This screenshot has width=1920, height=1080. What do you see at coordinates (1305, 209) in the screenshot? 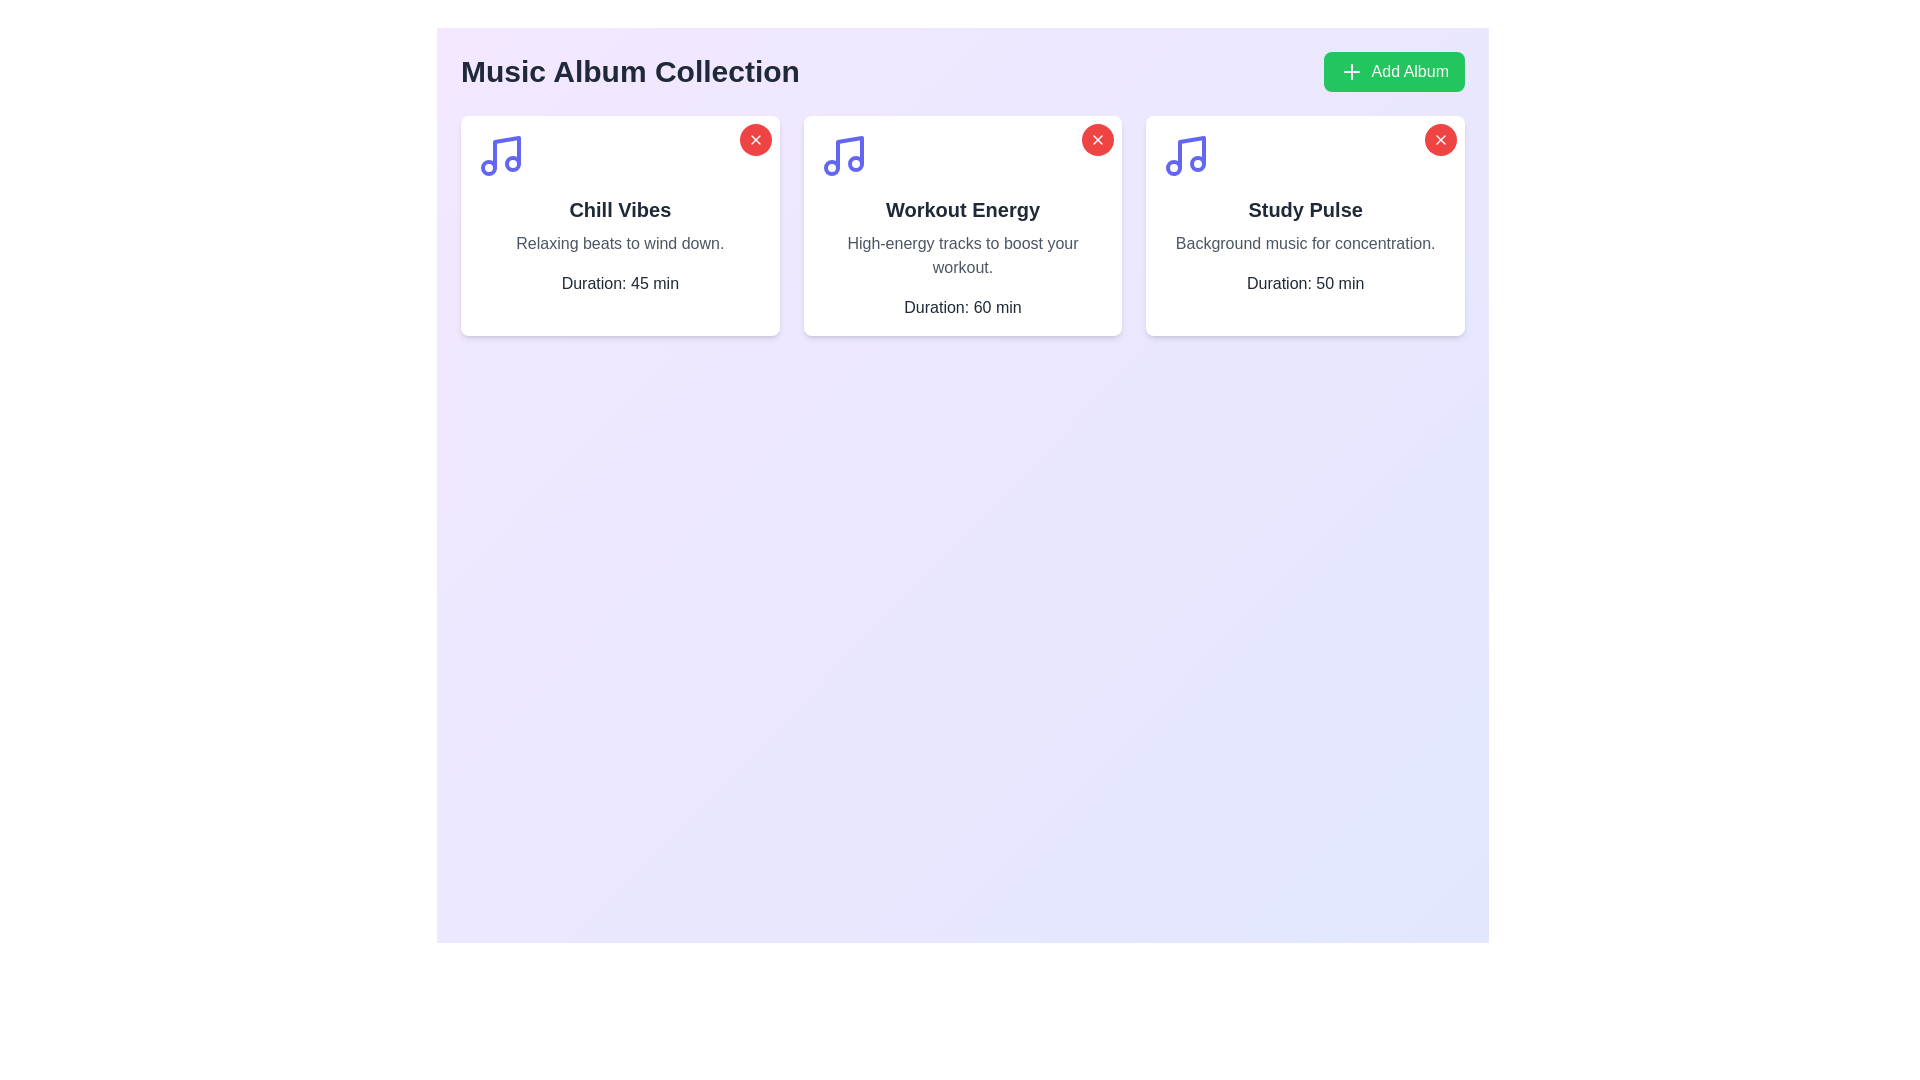
I see `the text label that serves as the title for the music item on the third card, located at the top center under the music note icon` at bounding box center [1305, 209].